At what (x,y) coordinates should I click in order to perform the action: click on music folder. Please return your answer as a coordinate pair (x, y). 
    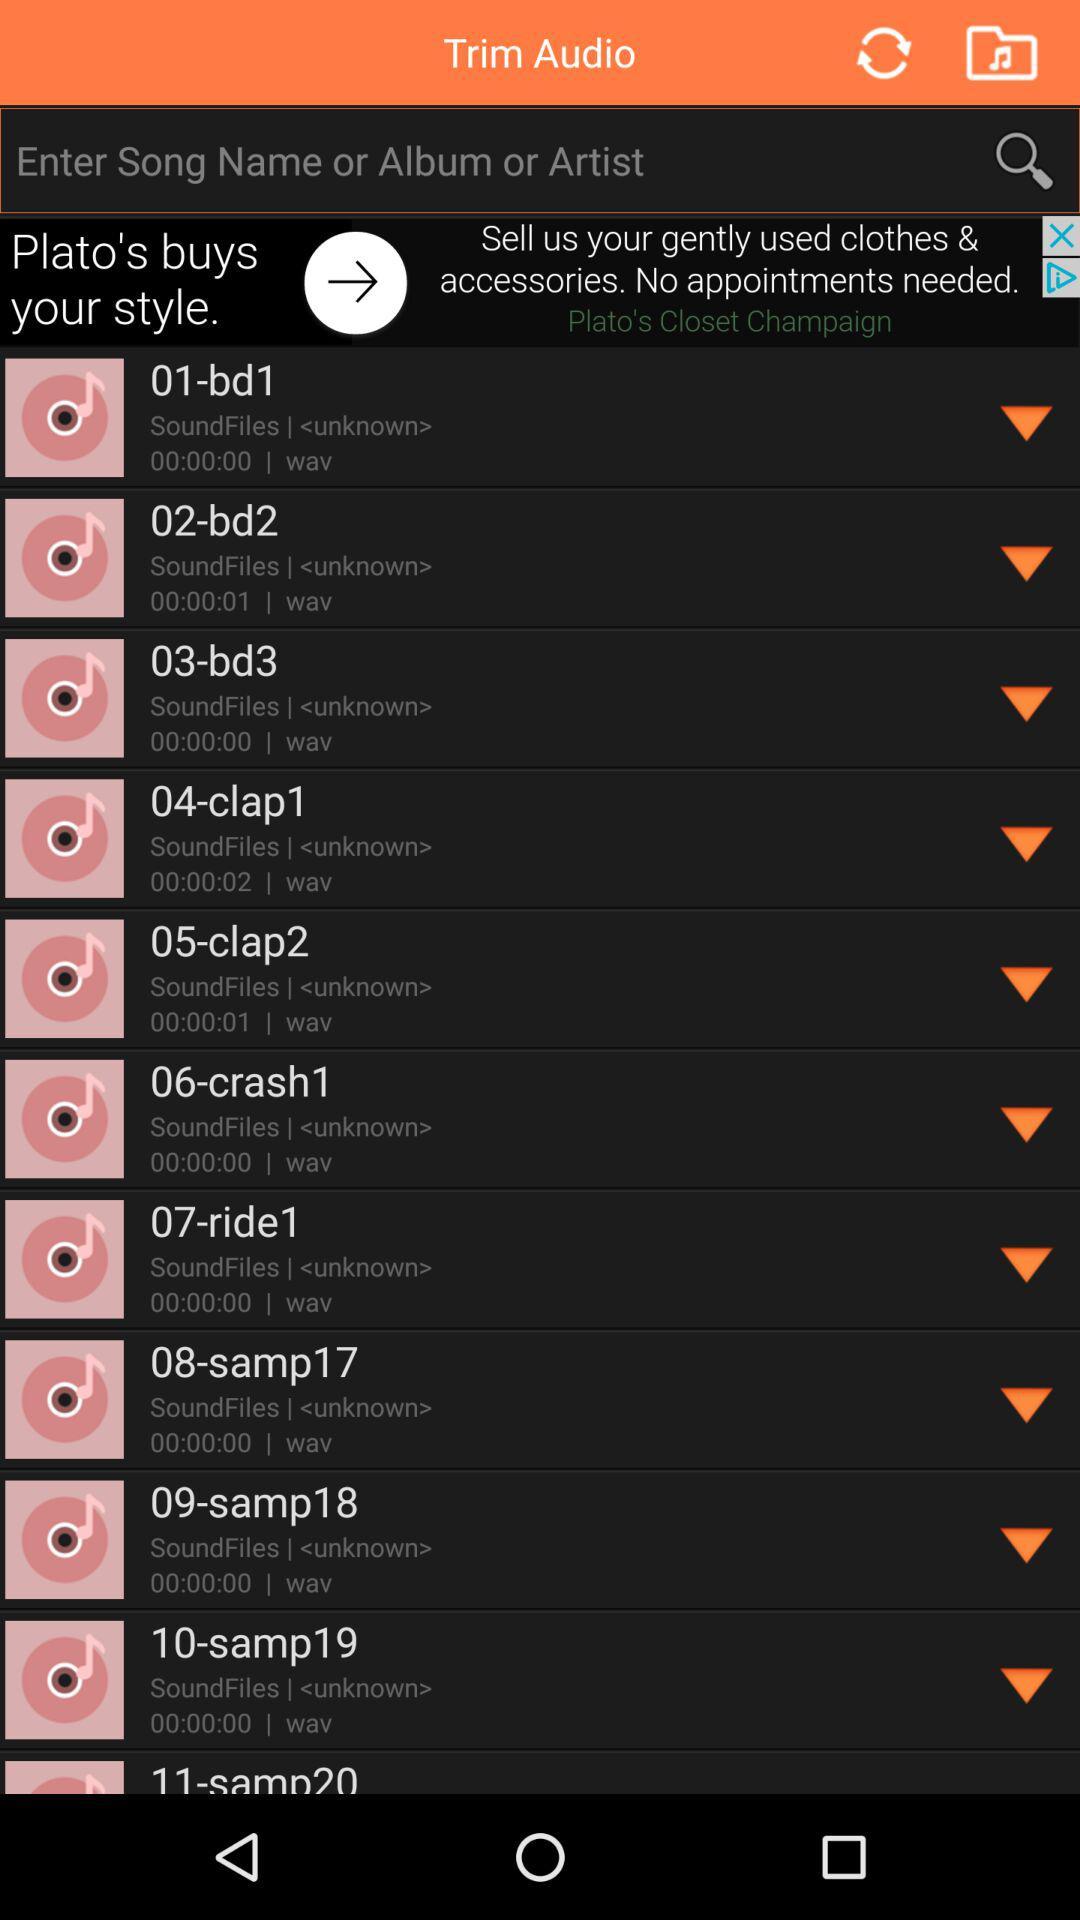
    Looking at the image, I should click on (1001, 52).